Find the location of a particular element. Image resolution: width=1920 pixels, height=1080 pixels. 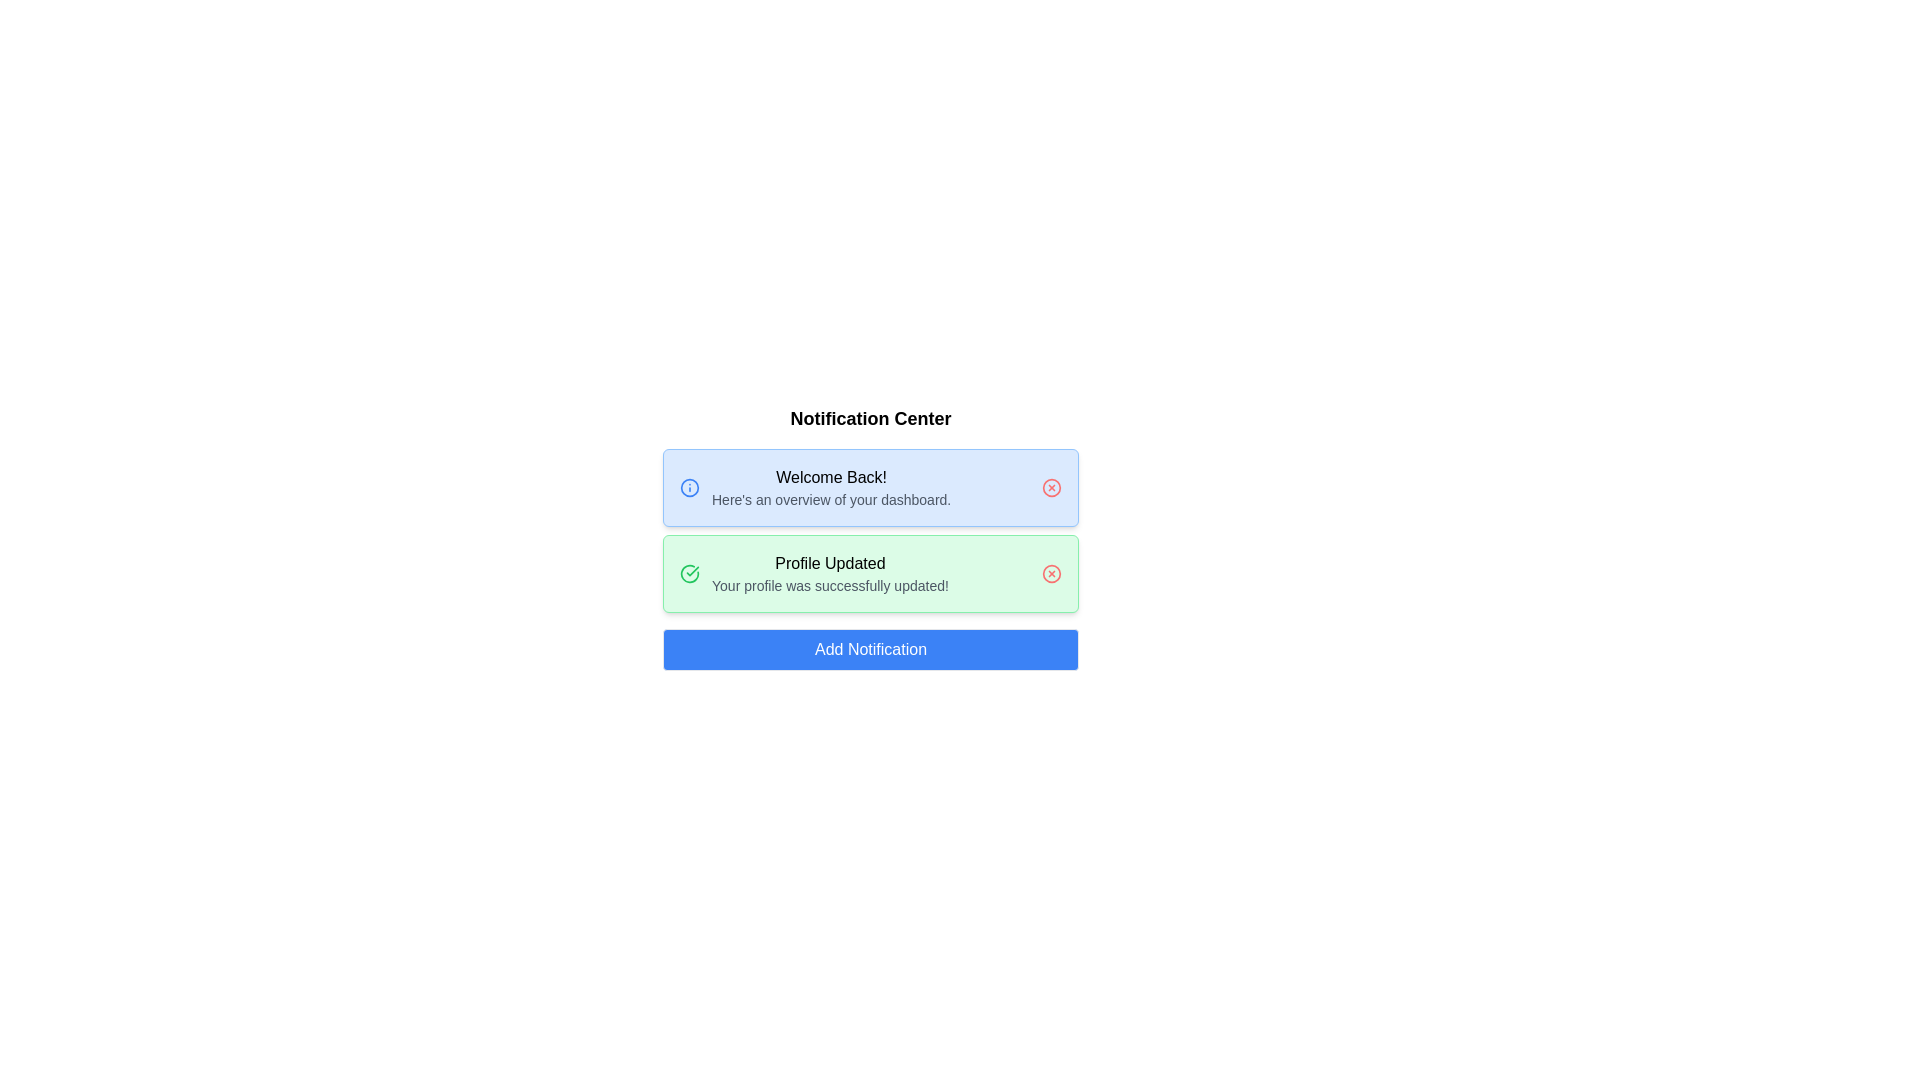

the bold text label displaying 'Welcome Back!' which is prominently placed against a light blue background is located at coordinates (831, 478).